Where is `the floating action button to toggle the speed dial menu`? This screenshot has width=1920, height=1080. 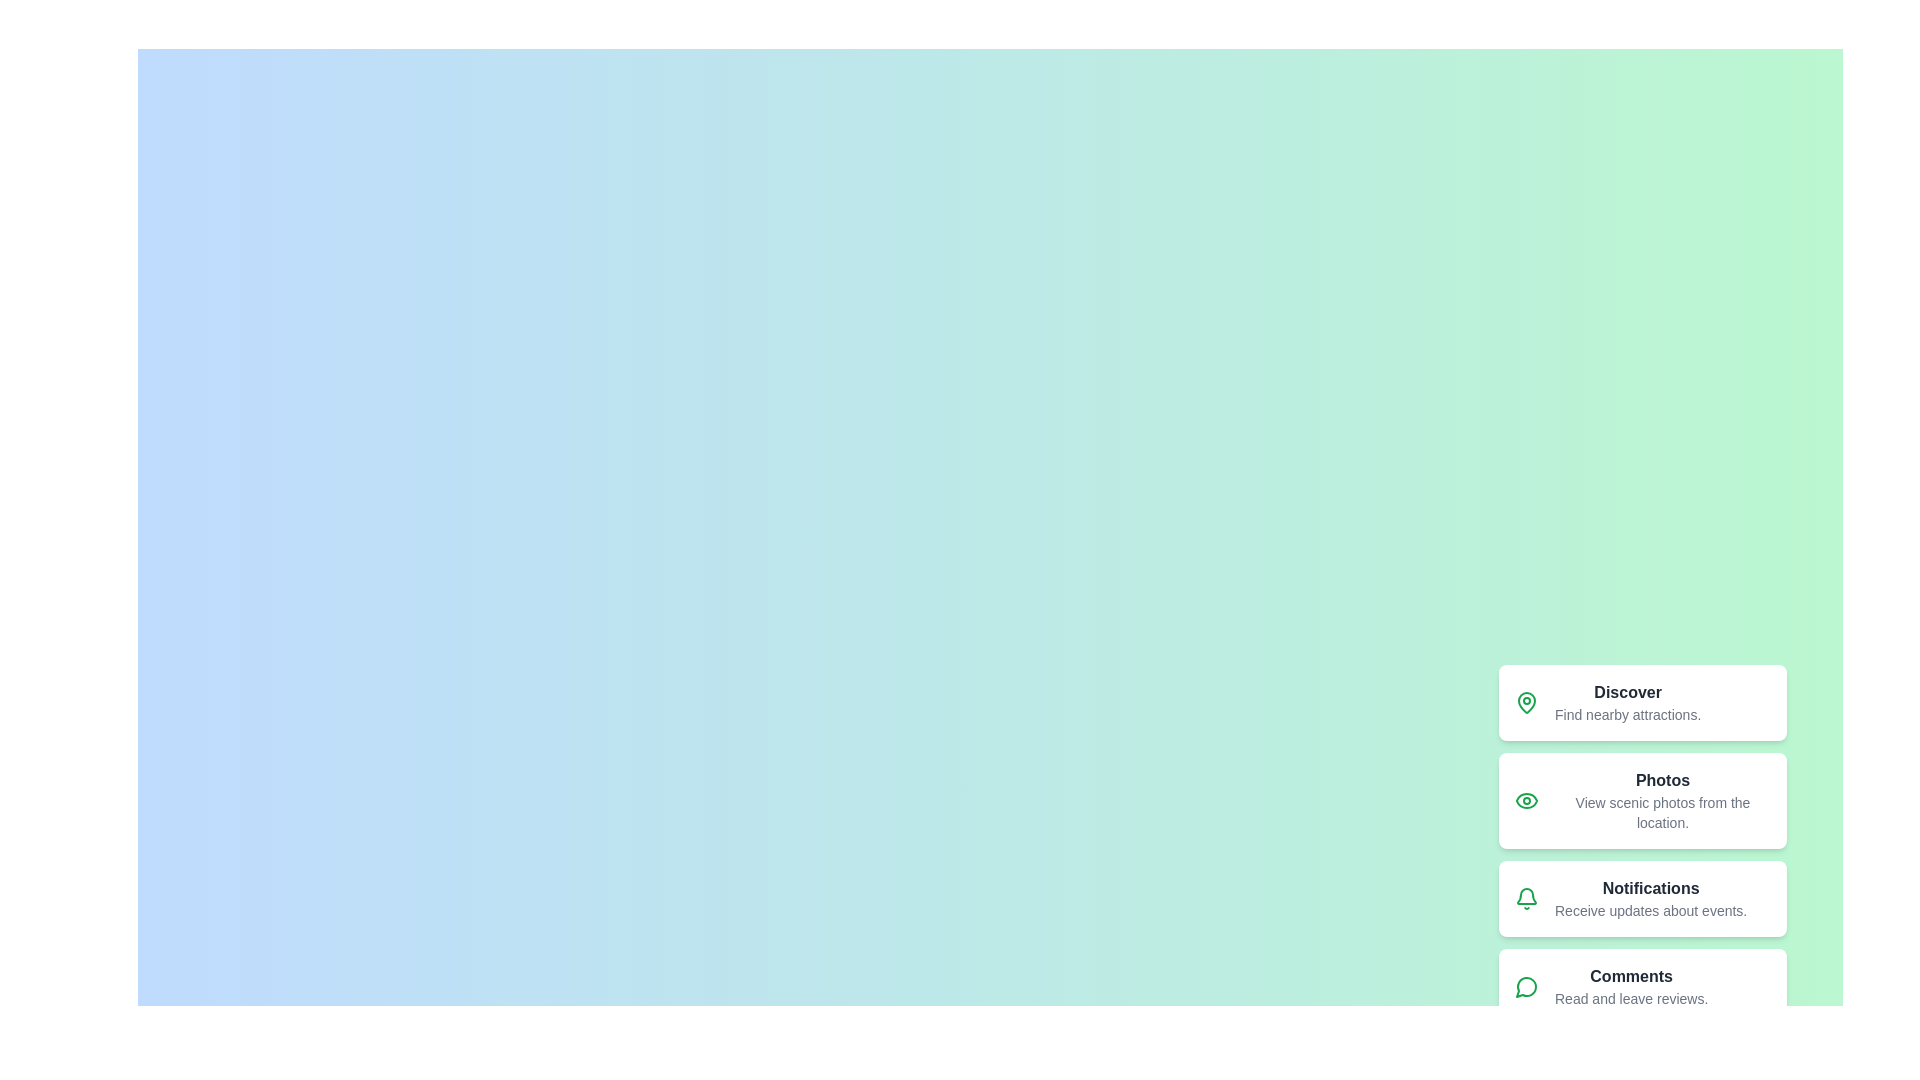
the floating action button to toggle the speed dial menu is located at coordinates (1772, 1058).